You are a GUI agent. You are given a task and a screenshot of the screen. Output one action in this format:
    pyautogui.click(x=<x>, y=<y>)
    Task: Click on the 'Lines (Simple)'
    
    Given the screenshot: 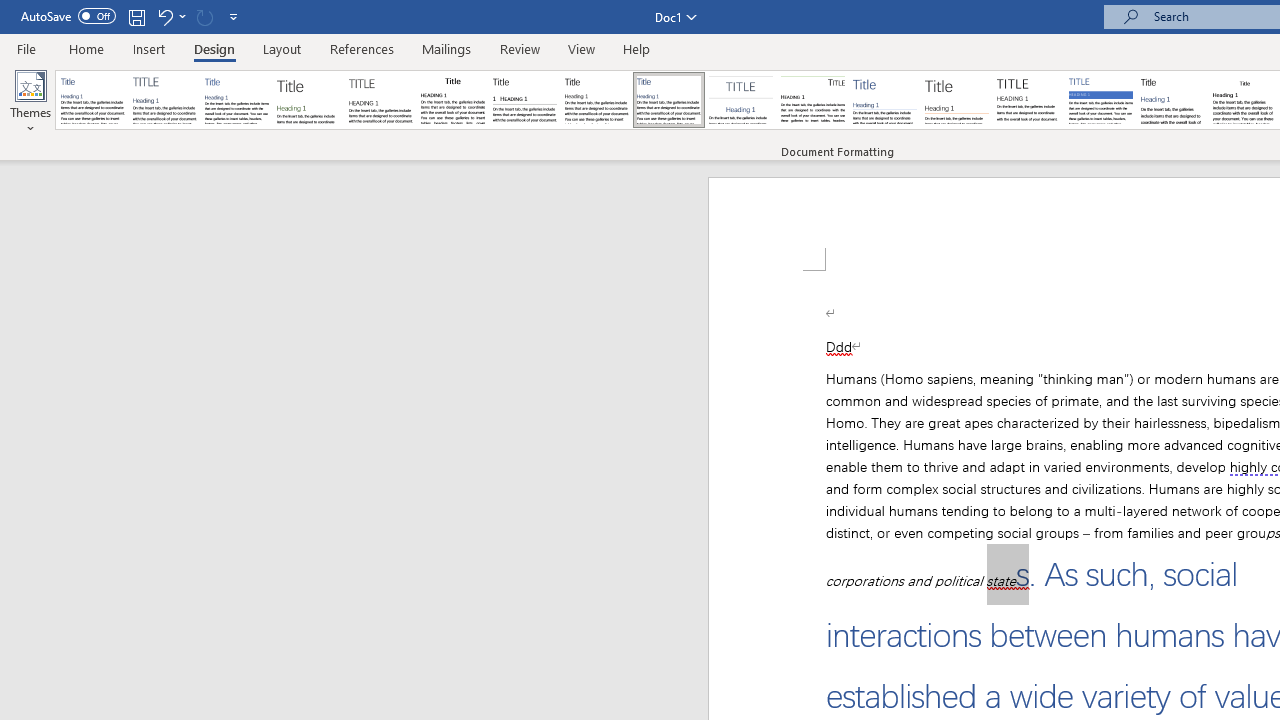 What is the action you would take?
    pyautogui.click(x=884, y=100)
    